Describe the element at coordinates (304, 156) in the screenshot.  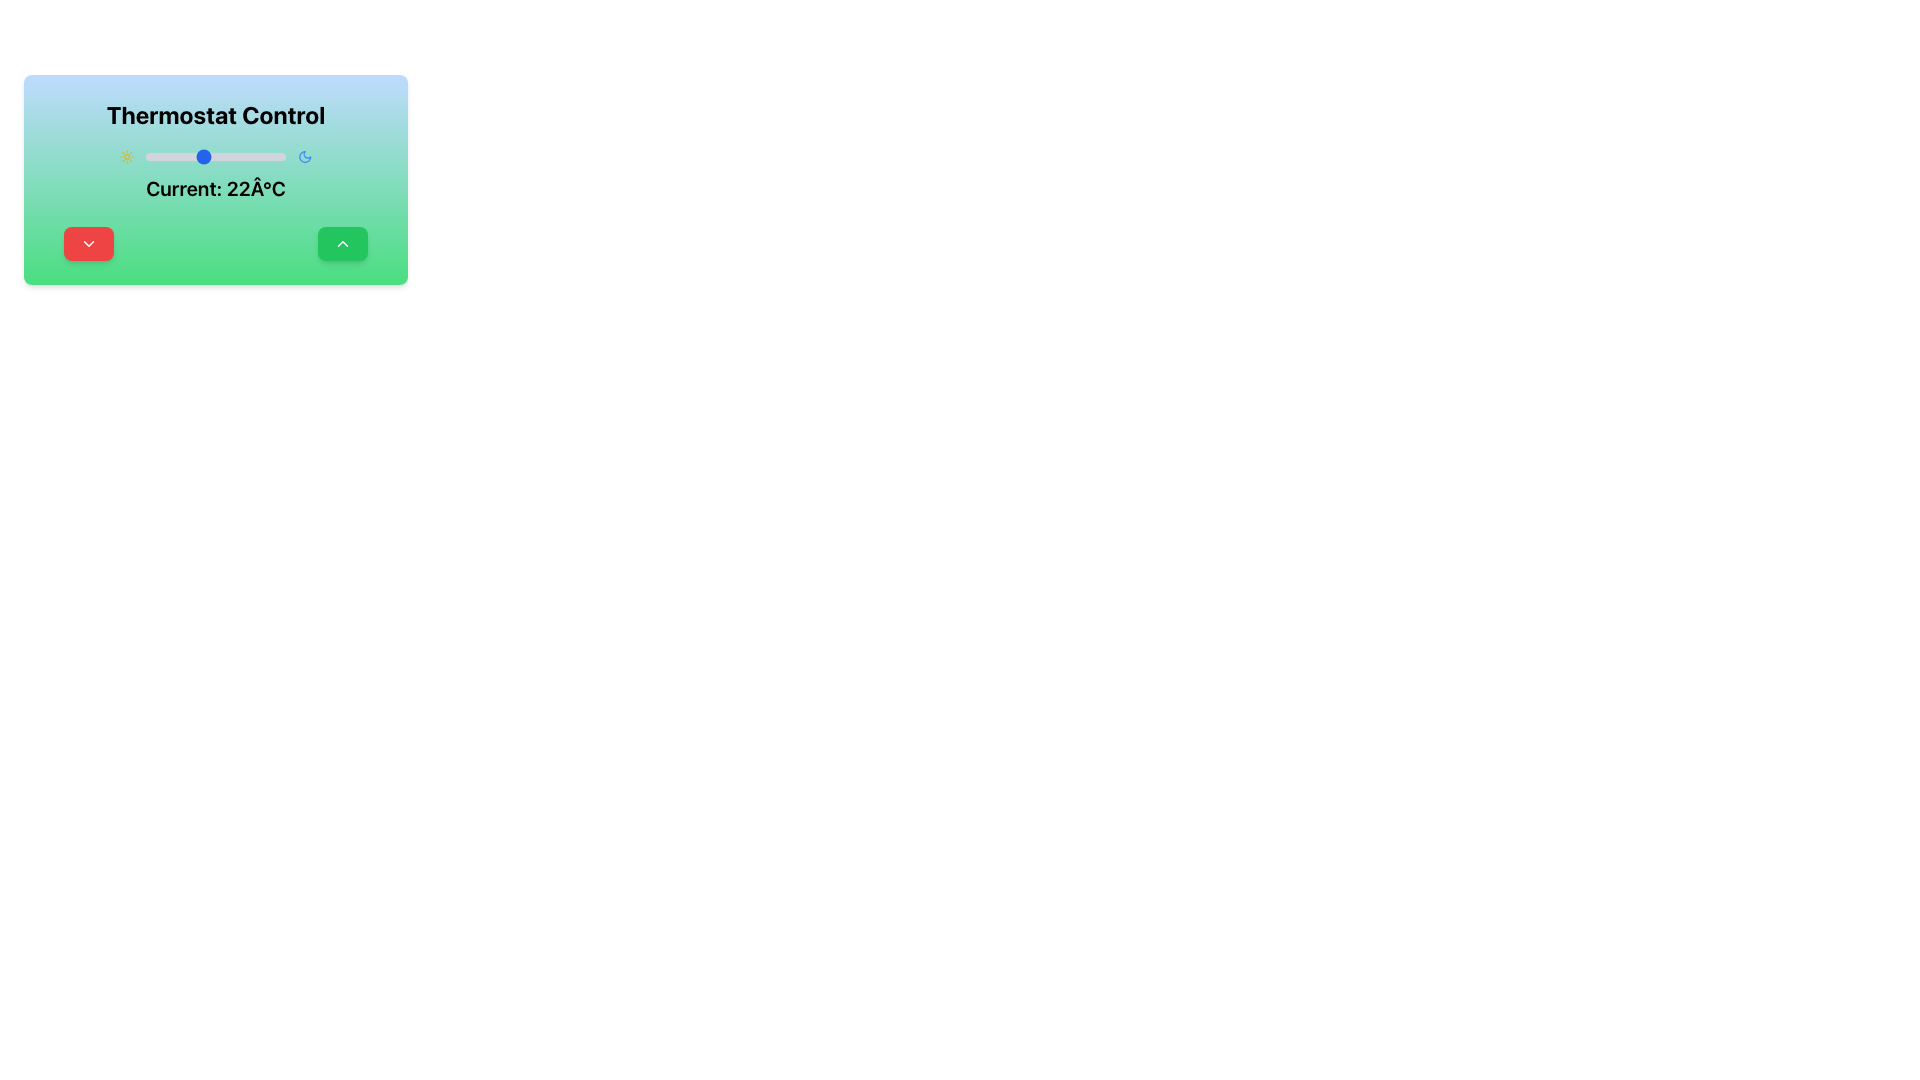
I see `the stylized crescent moon icon in the 'Thermostat Control' panel` at that location.